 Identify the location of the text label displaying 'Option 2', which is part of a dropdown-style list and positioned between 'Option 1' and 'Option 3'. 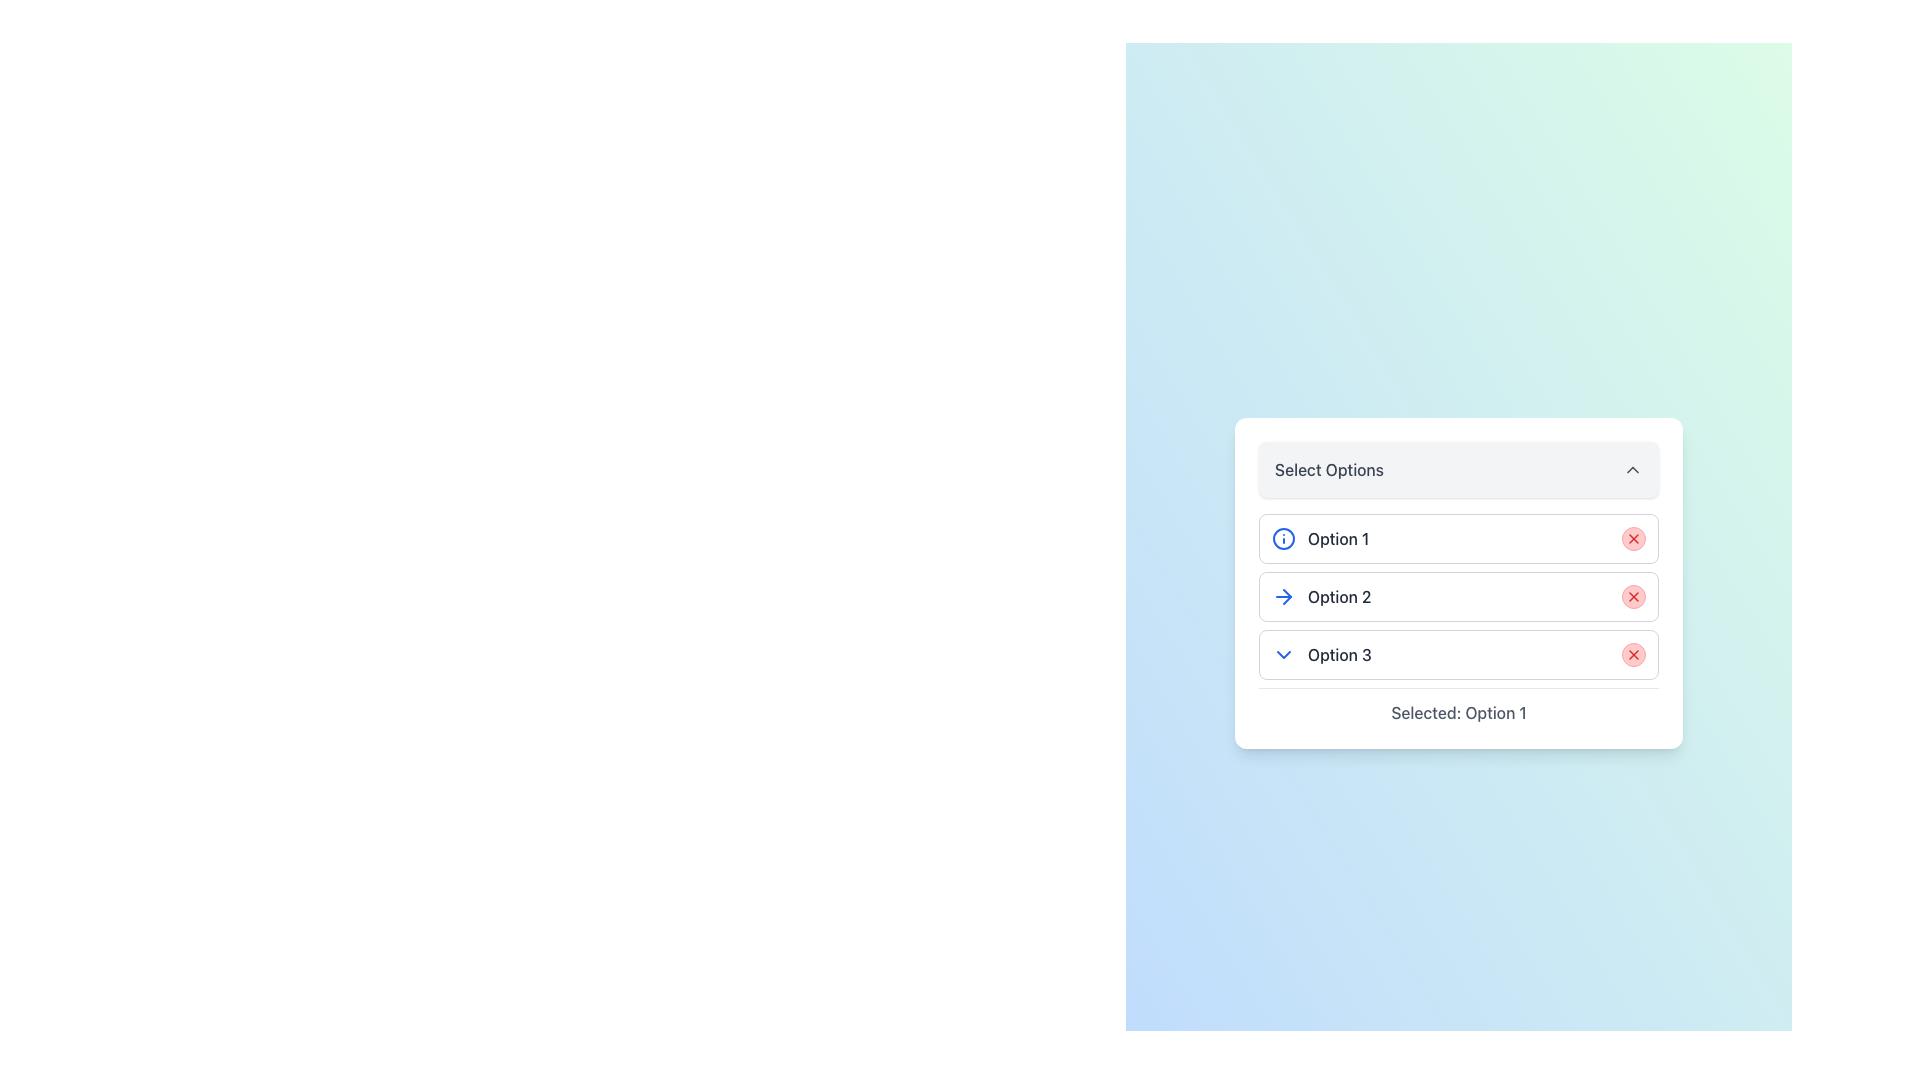
(1339, 595).